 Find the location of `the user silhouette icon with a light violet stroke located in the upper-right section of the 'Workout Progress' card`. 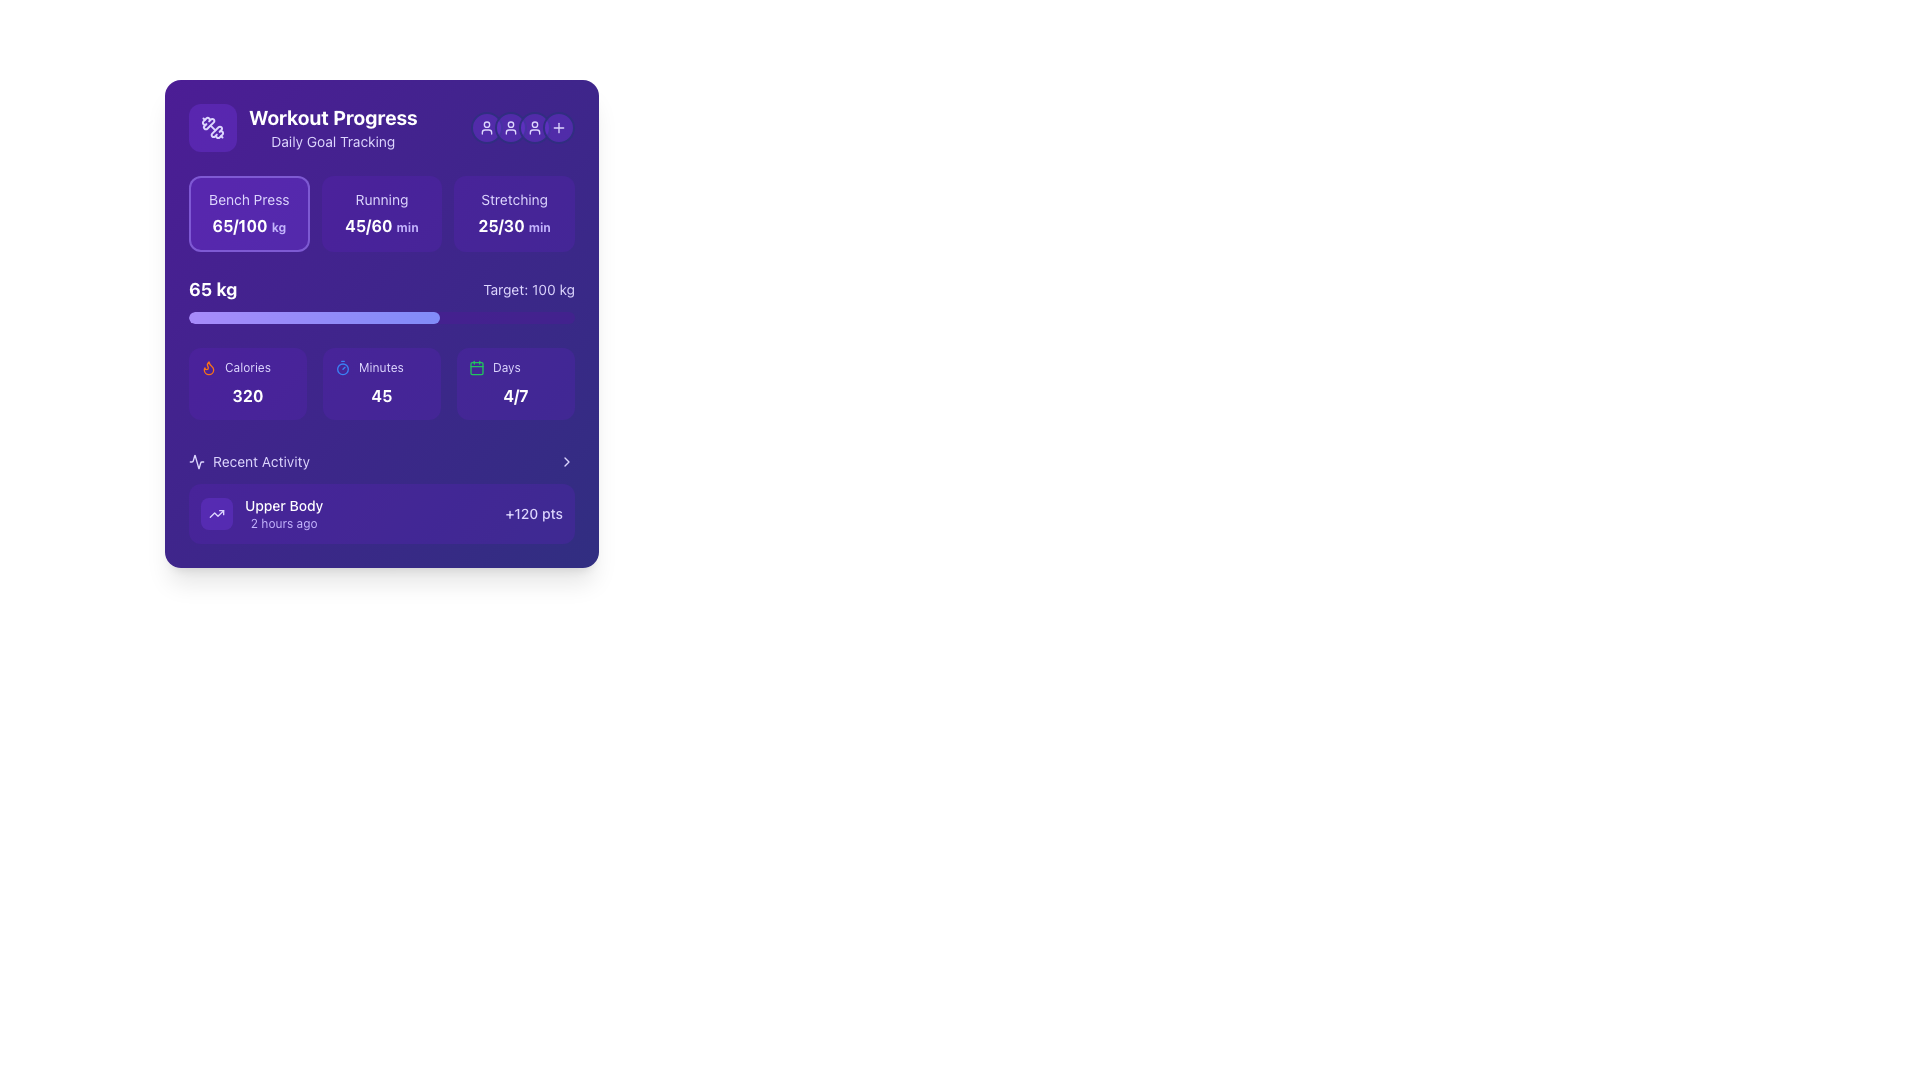

the user silhouette icon with a light violet stroke located in the upper-right section of the 'Workout Progress' card is located at coordinates (486, 127).